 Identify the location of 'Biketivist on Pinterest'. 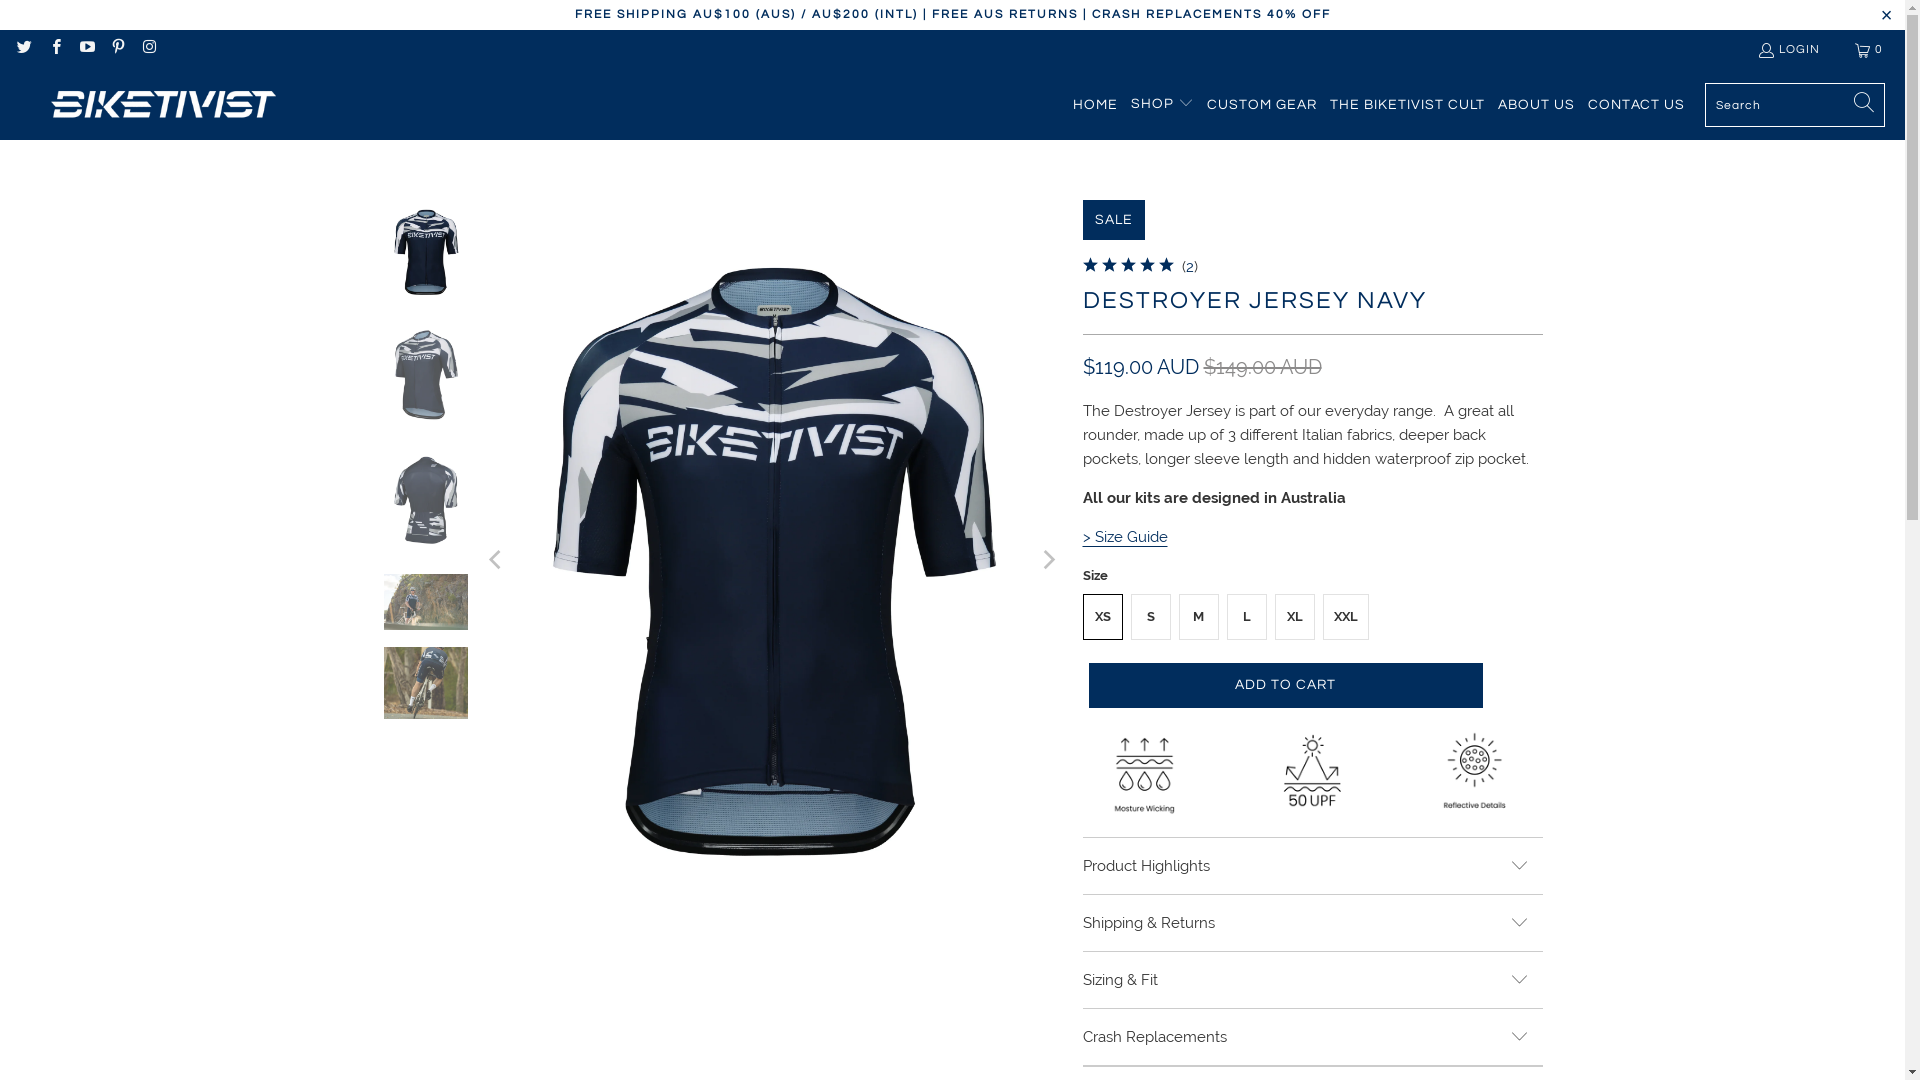
(116, 48).